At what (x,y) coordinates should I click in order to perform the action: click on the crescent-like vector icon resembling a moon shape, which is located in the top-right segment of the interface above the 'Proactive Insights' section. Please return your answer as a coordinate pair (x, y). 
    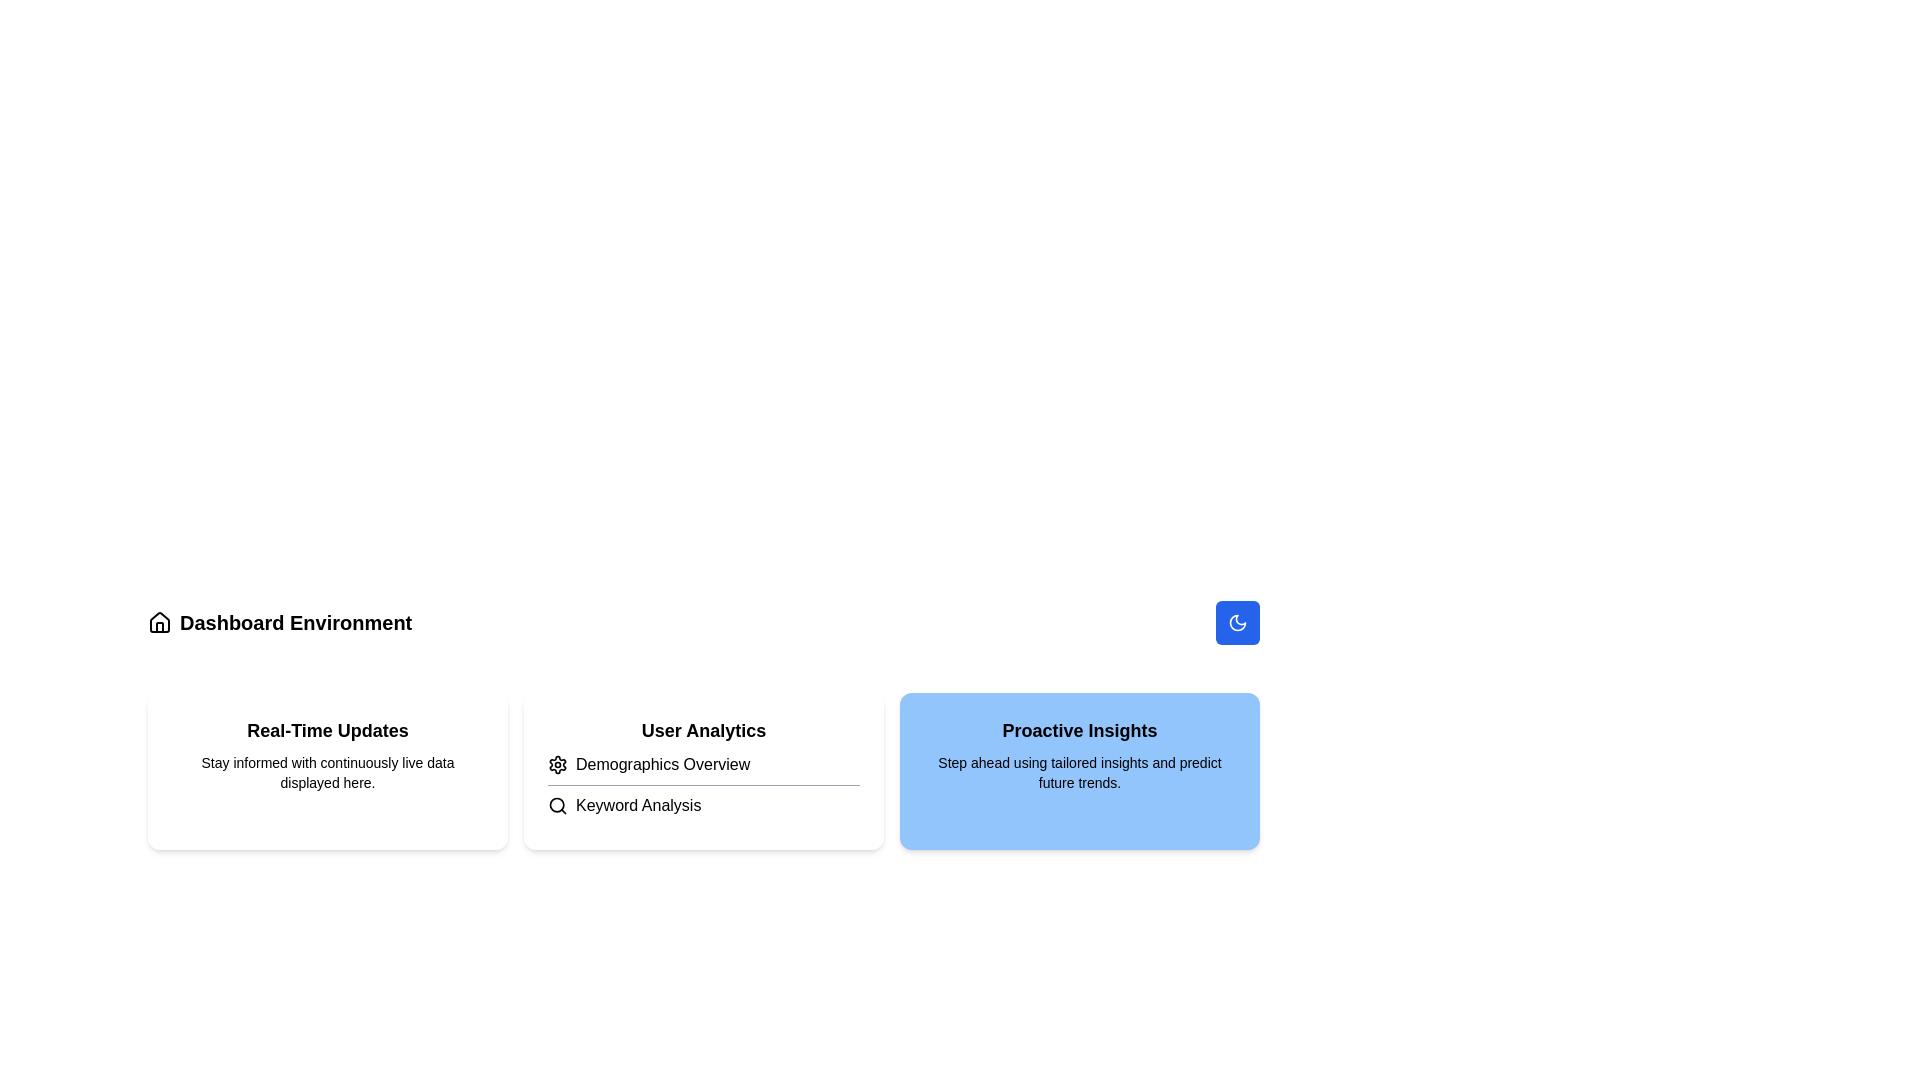
    Looking at the image, I should click on (1237, 622).